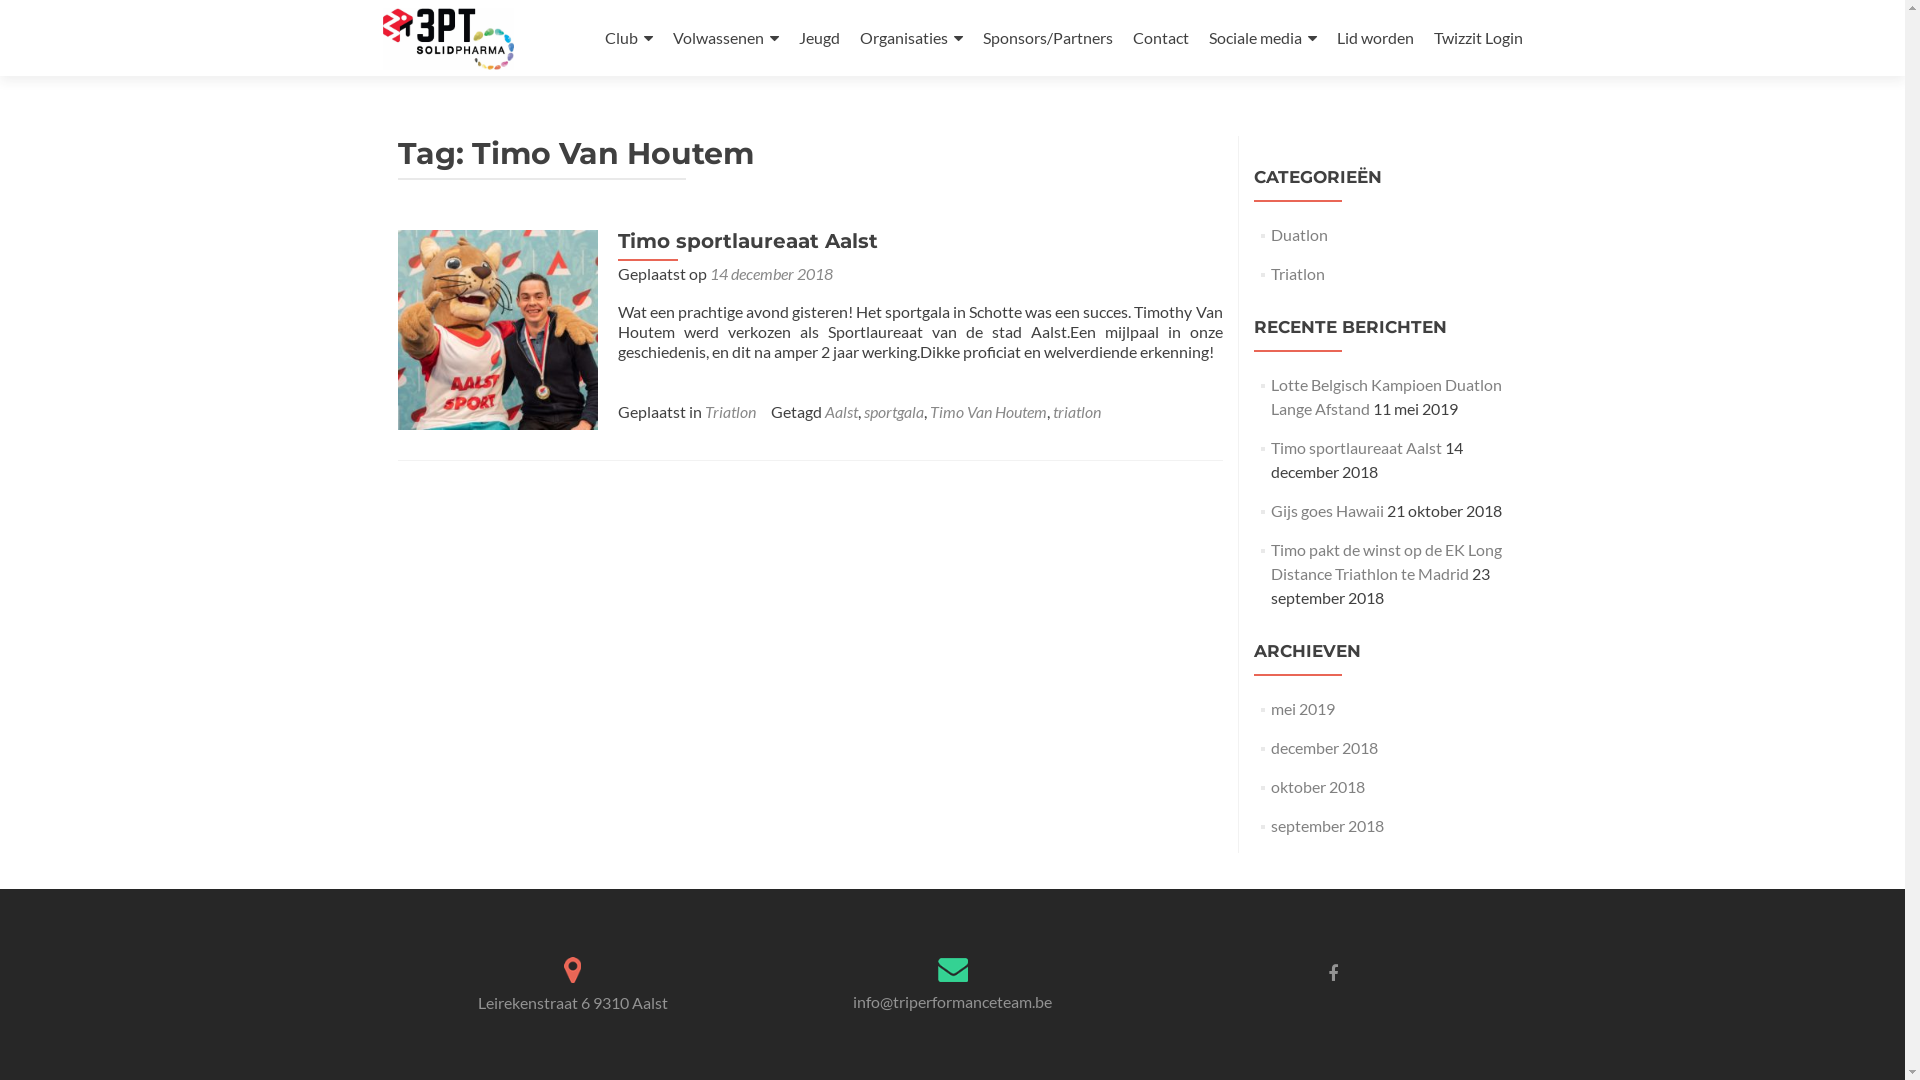  I want to click on 'Aalst', so click(840, 410).